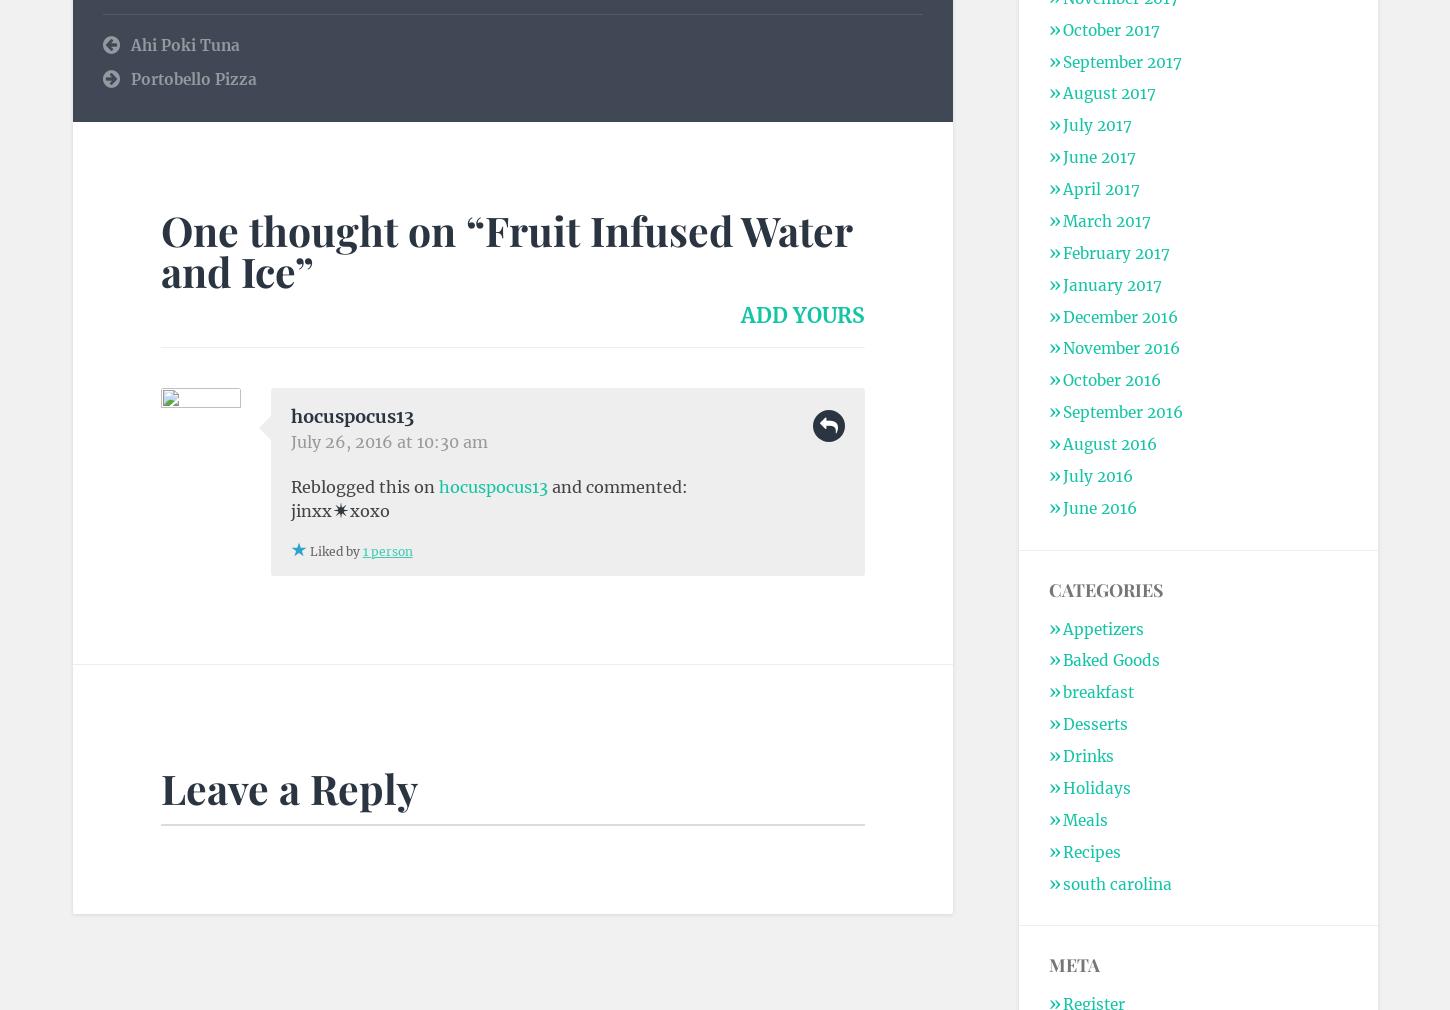 Image resolution: width=1450 pixels, height=1010 pixels. What do you see at coordinates (1097, 506) in the screenshot?
I see `'June 2016'` at bounding box center [1097, 506].